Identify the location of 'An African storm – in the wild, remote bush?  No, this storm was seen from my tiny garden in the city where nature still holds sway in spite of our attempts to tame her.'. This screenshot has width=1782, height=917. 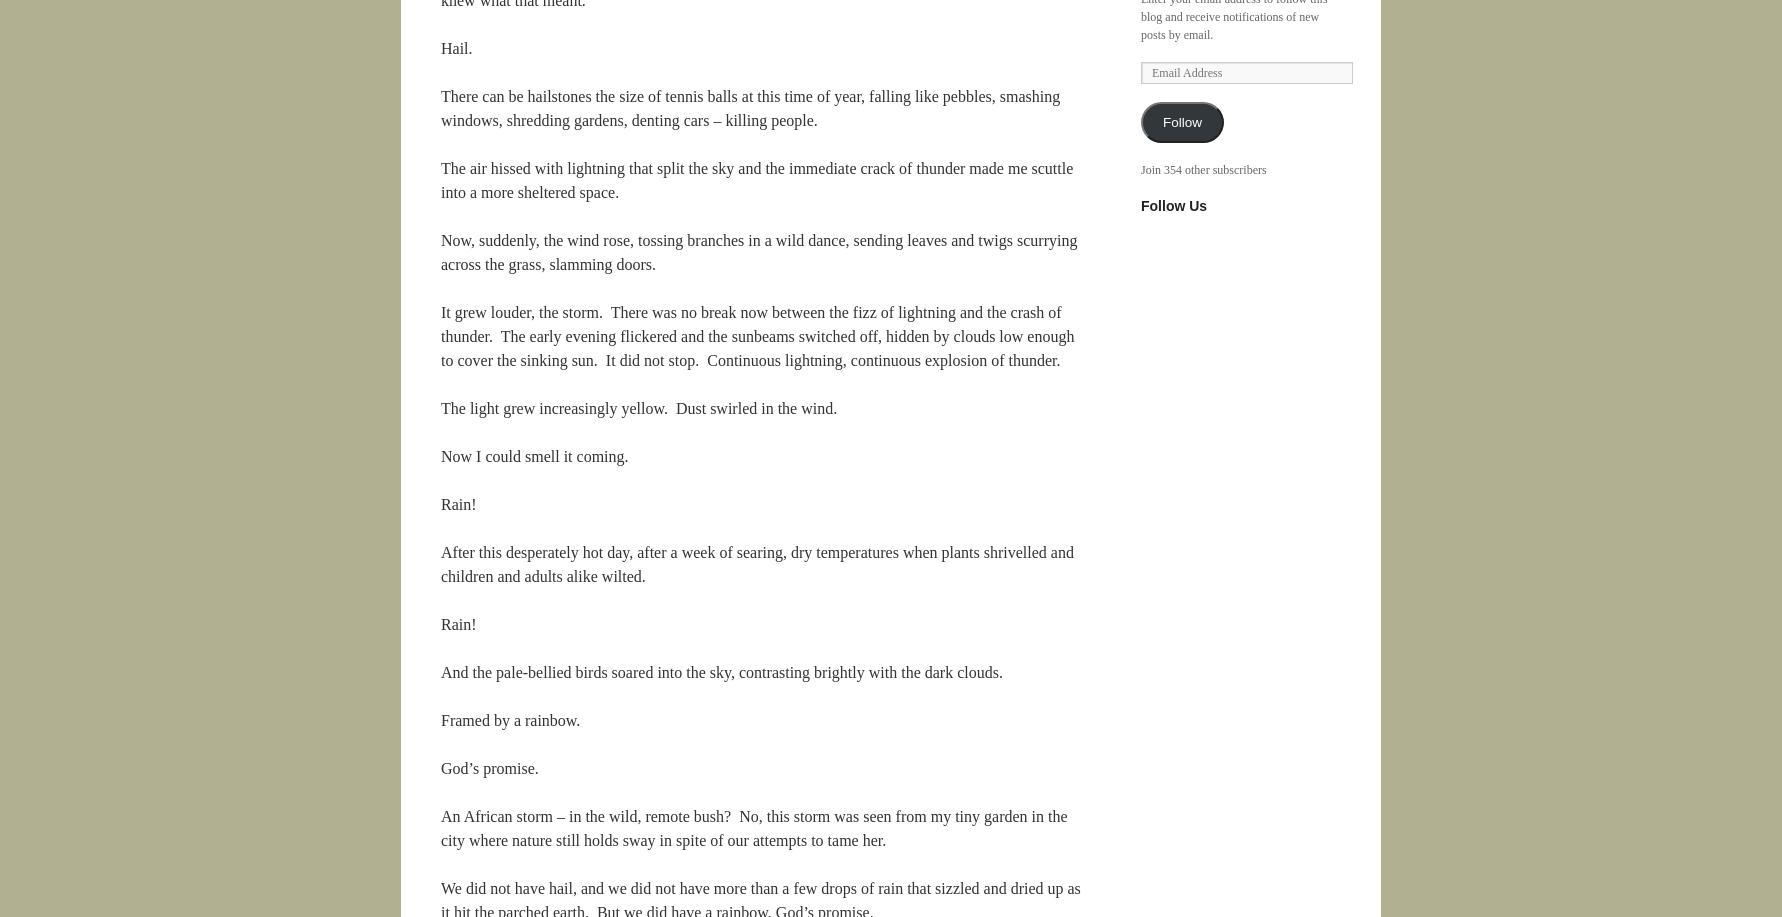
(753, 828).